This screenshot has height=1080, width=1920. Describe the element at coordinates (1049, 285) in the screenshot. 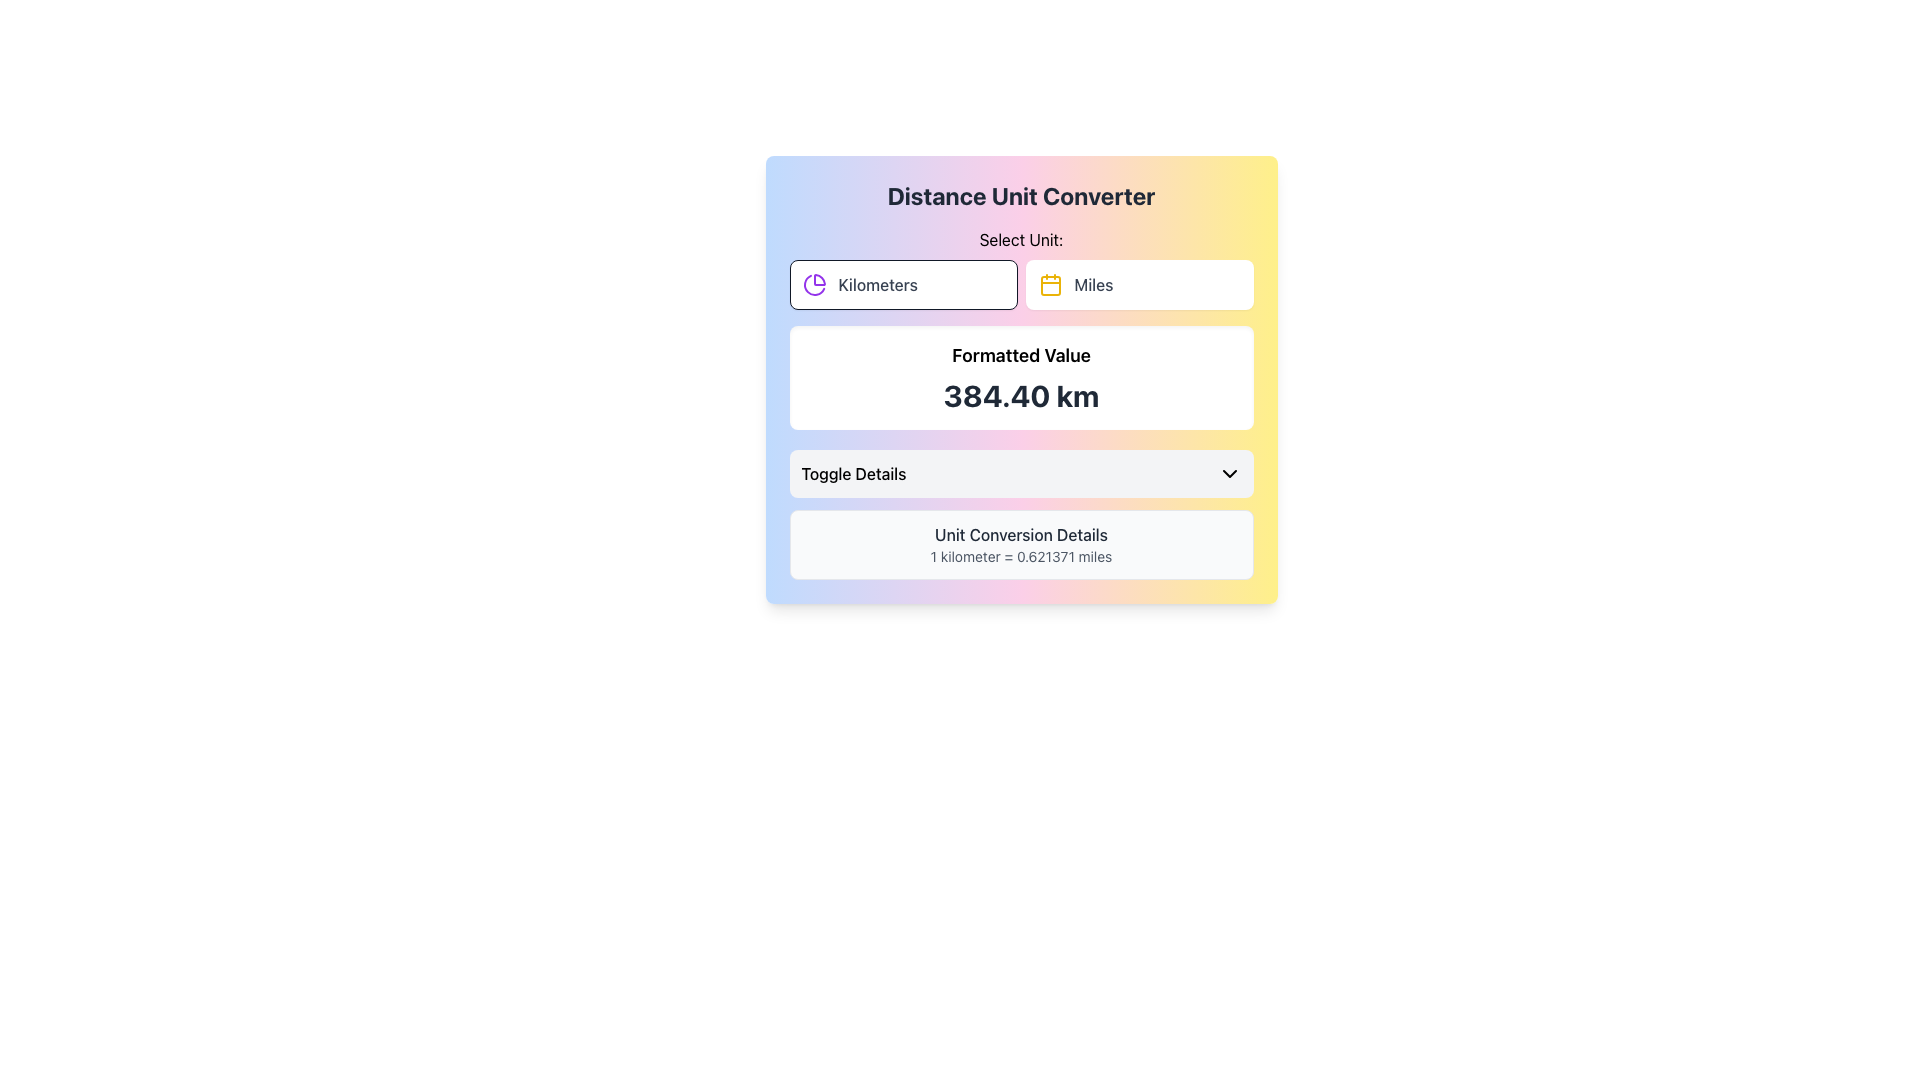

I see `the yellow rounded rectangle inside the calendar icon located within the Miles button at the top right area of the Distance Unit Converter panel` at that location.